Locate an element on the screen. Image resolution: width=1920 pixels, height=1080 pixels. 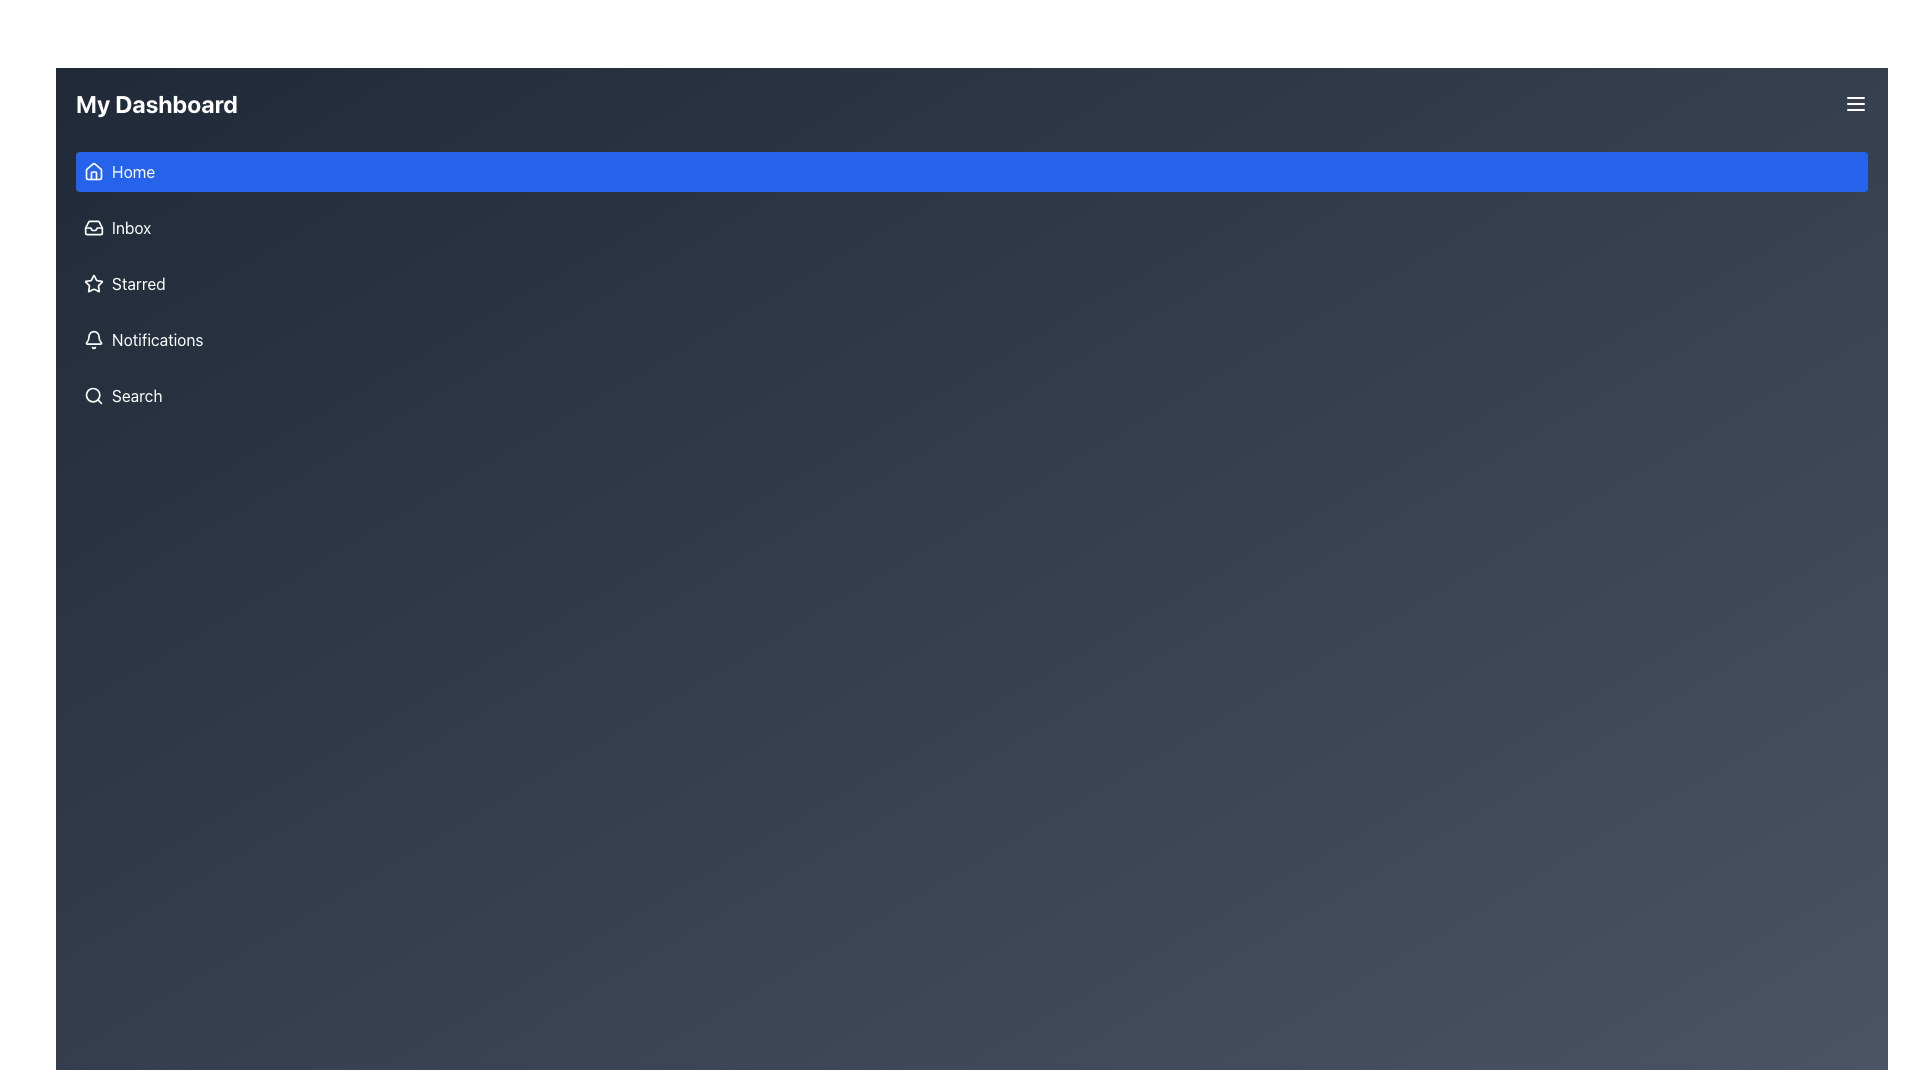
to select the 'Starred' menu item represented by the star icon in the left panel of the dashboard interface, adjacent to the label 'Starred' is located at coordinates (91, 282).